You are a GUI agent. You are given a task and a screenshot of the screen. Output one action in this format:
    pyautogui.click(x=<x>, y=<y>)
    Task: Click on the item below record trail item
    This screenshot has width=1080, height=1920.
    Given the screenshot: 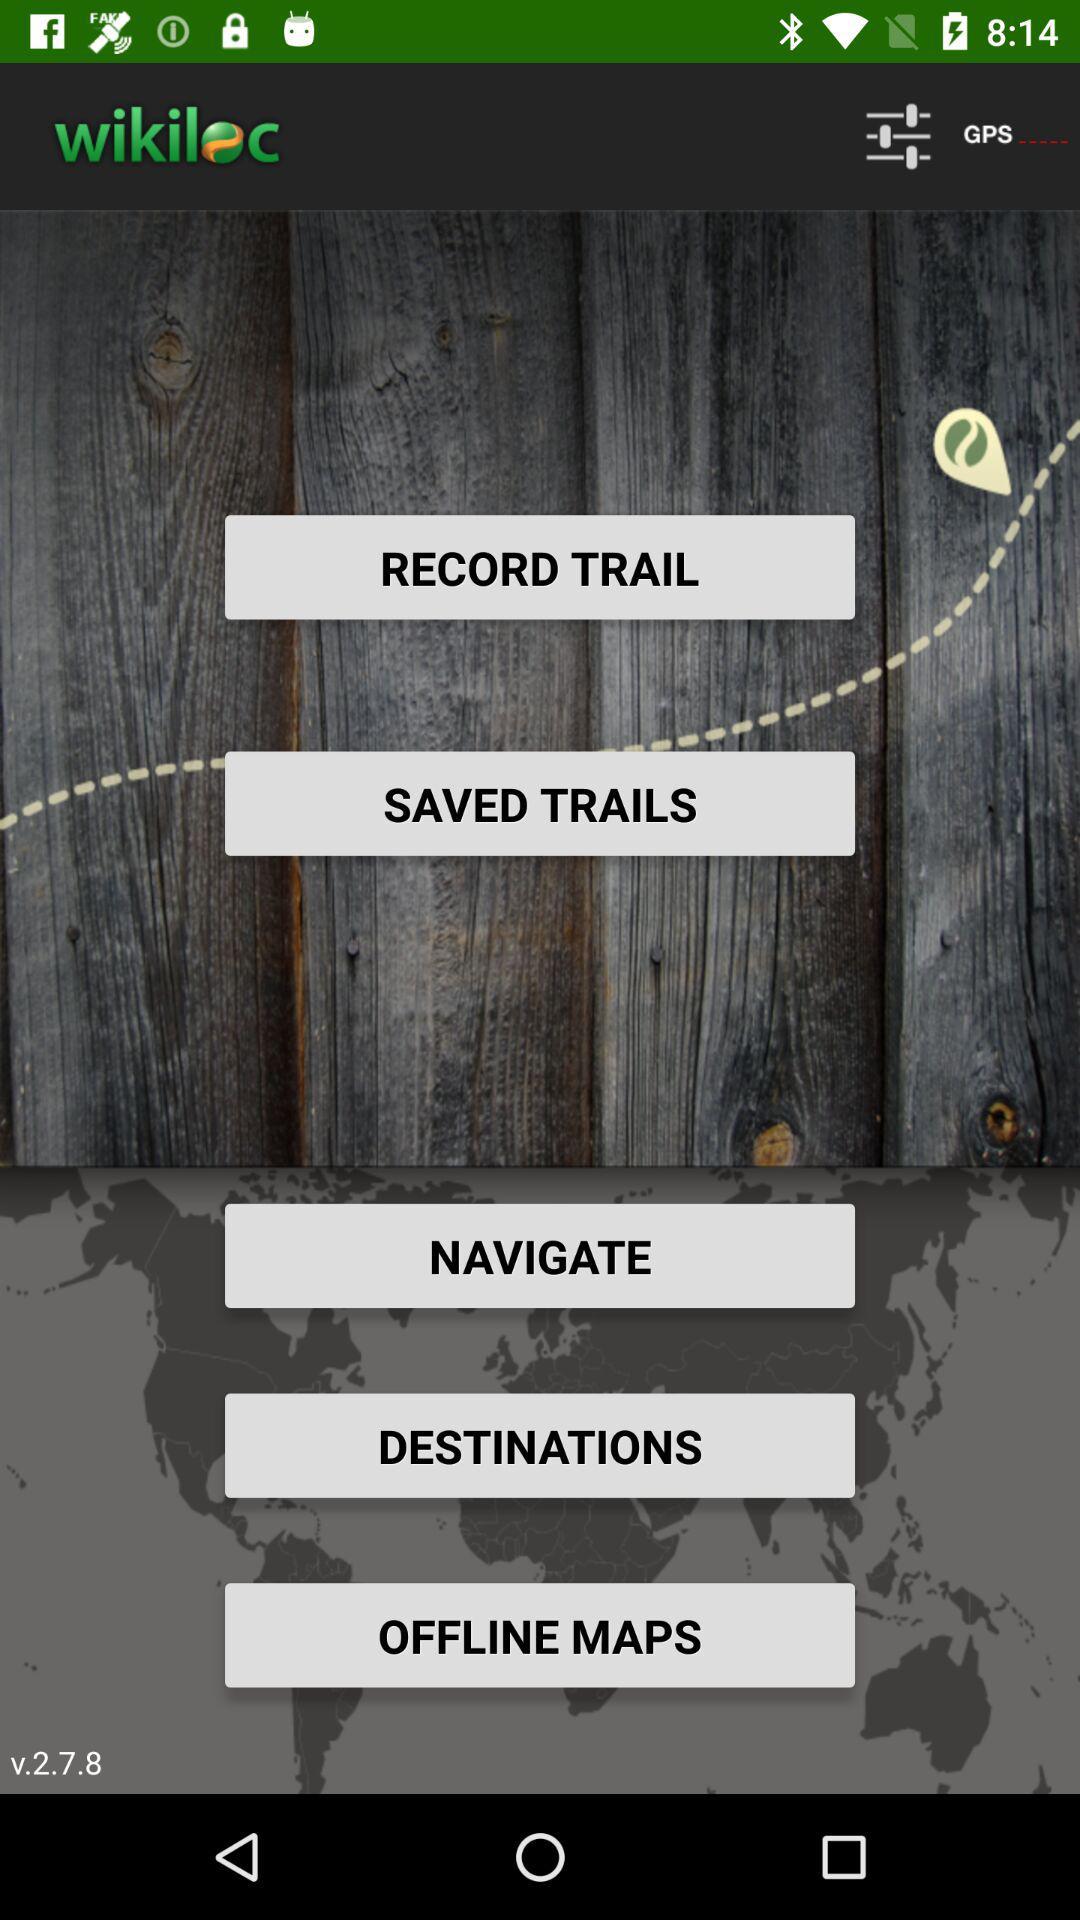 What is the action you would take?
    pyautogui.click(x=540, y=803)
    